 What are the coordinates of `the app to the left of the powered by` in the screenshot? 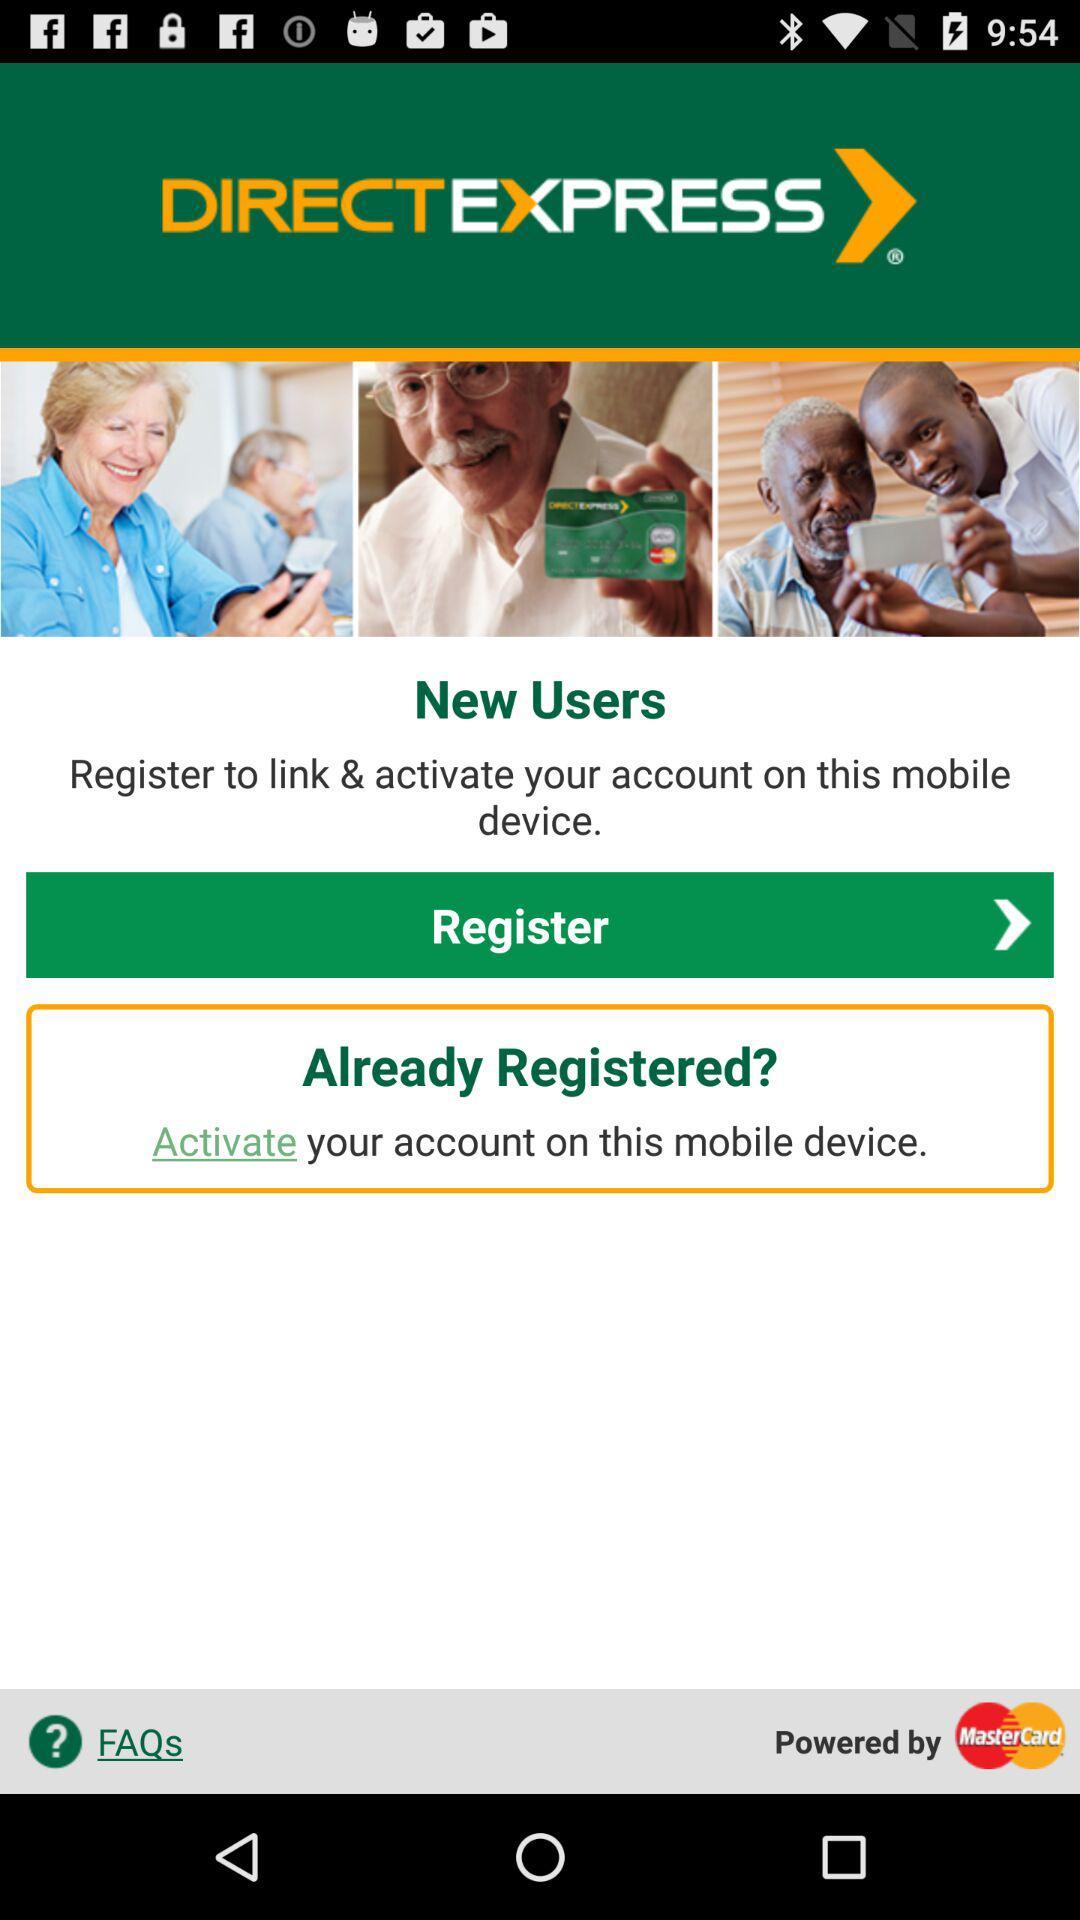 It's located at (98, 1740).